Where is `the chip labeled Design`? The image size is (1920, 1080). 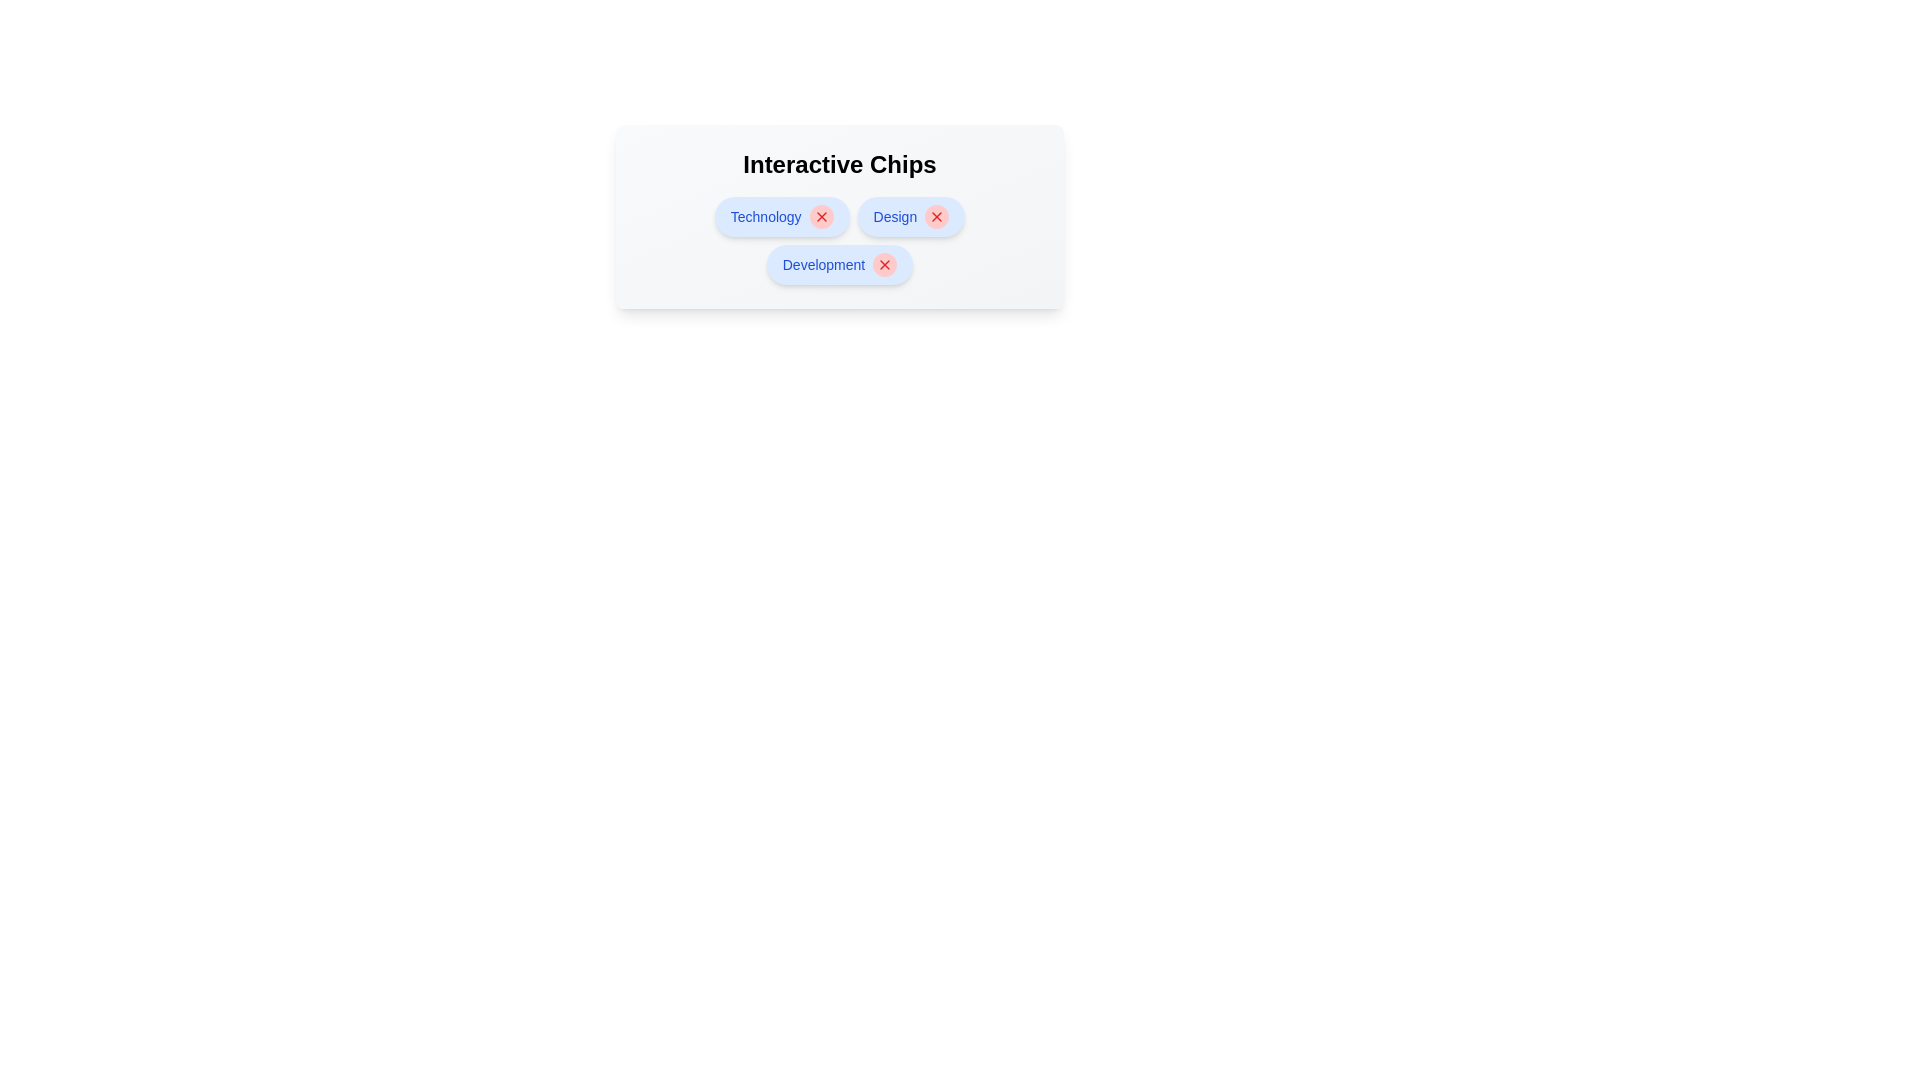 the chip labeled Design is located at coordinates (894, 216).